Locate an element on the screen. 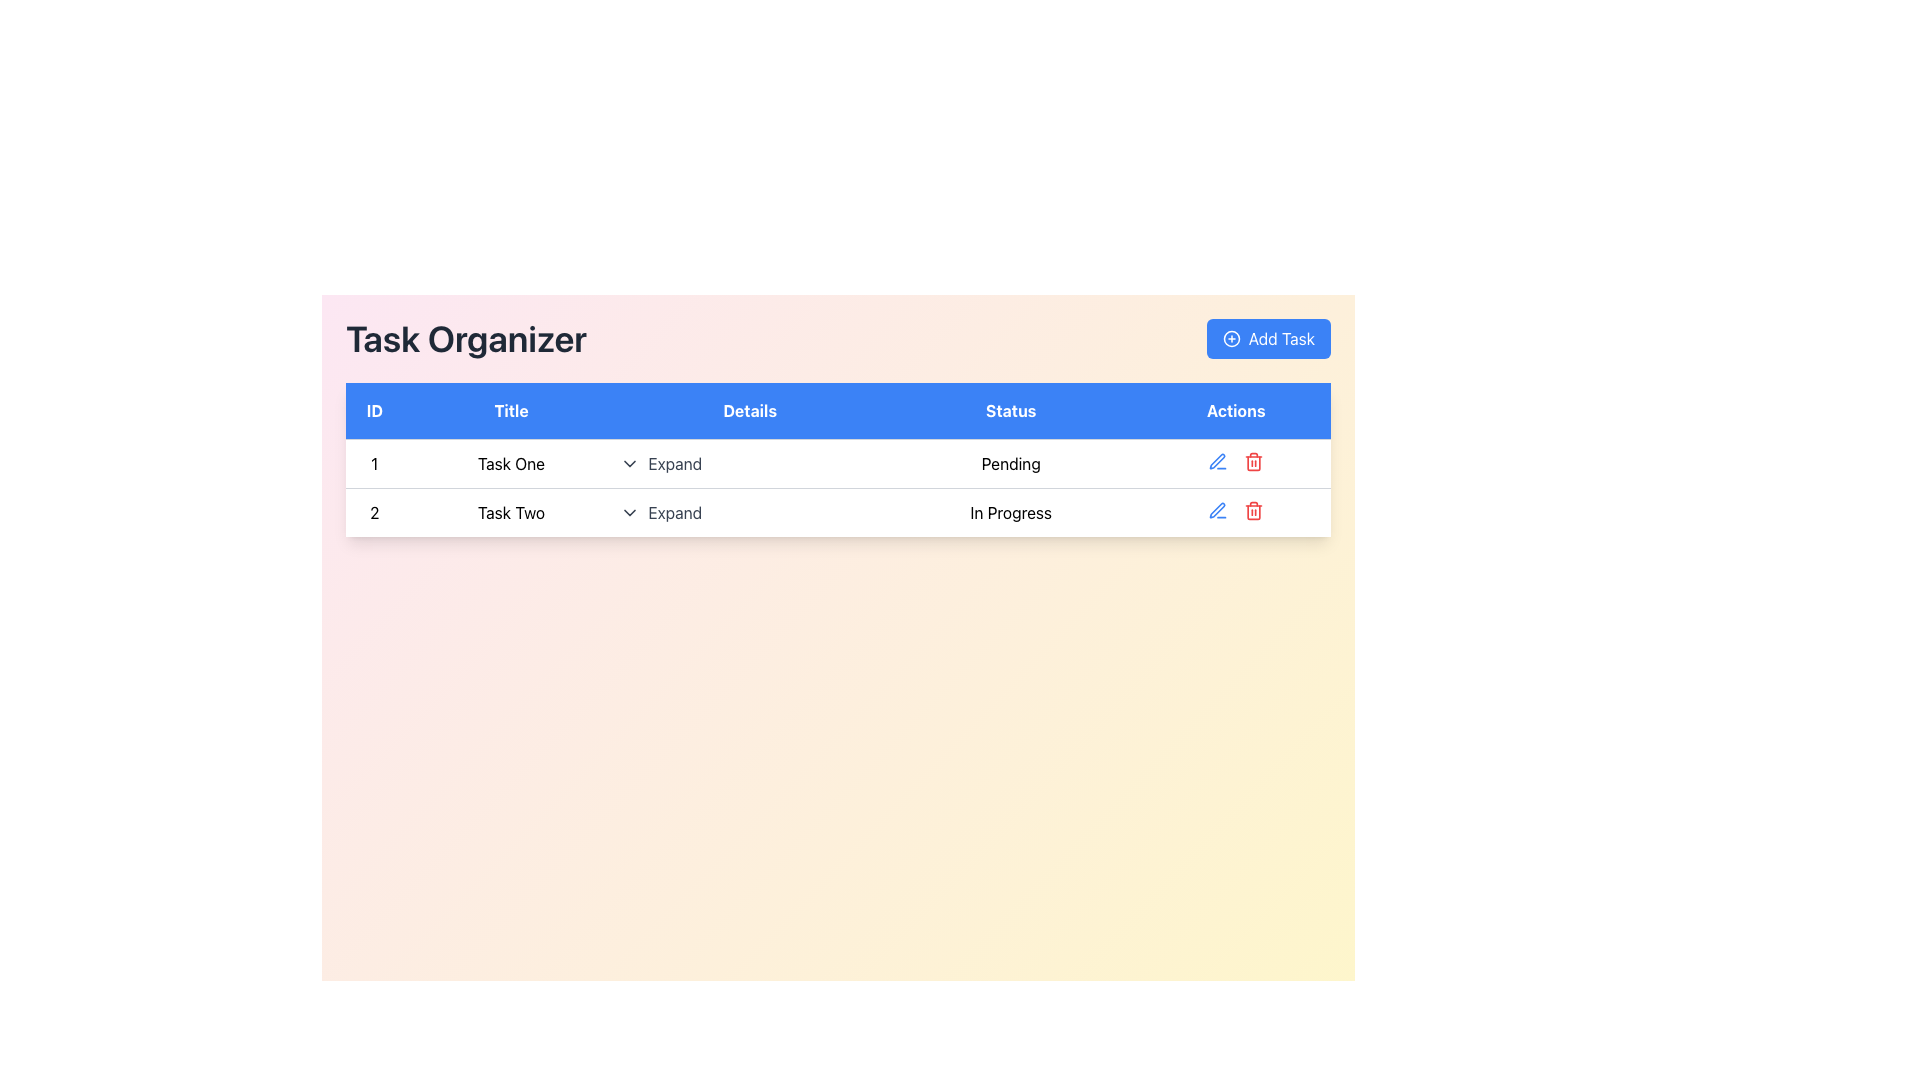  the toggle button in the first row of the 'Task Organizer' data table under the 'Details' column is located at coordinates (661, 463).